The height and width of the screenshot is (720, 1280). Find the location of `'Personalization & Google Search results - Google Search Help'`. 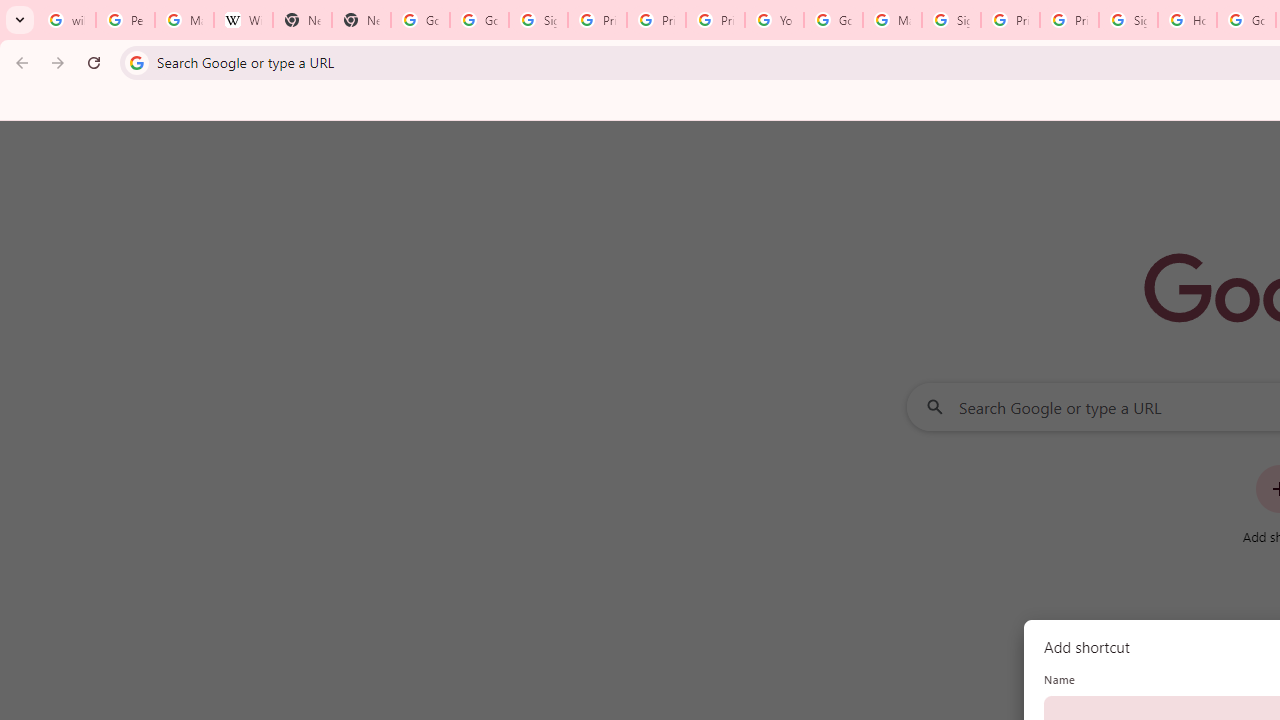

'Personalization & Google Search results - Google Search Help' is located at coordinates (124, 20).